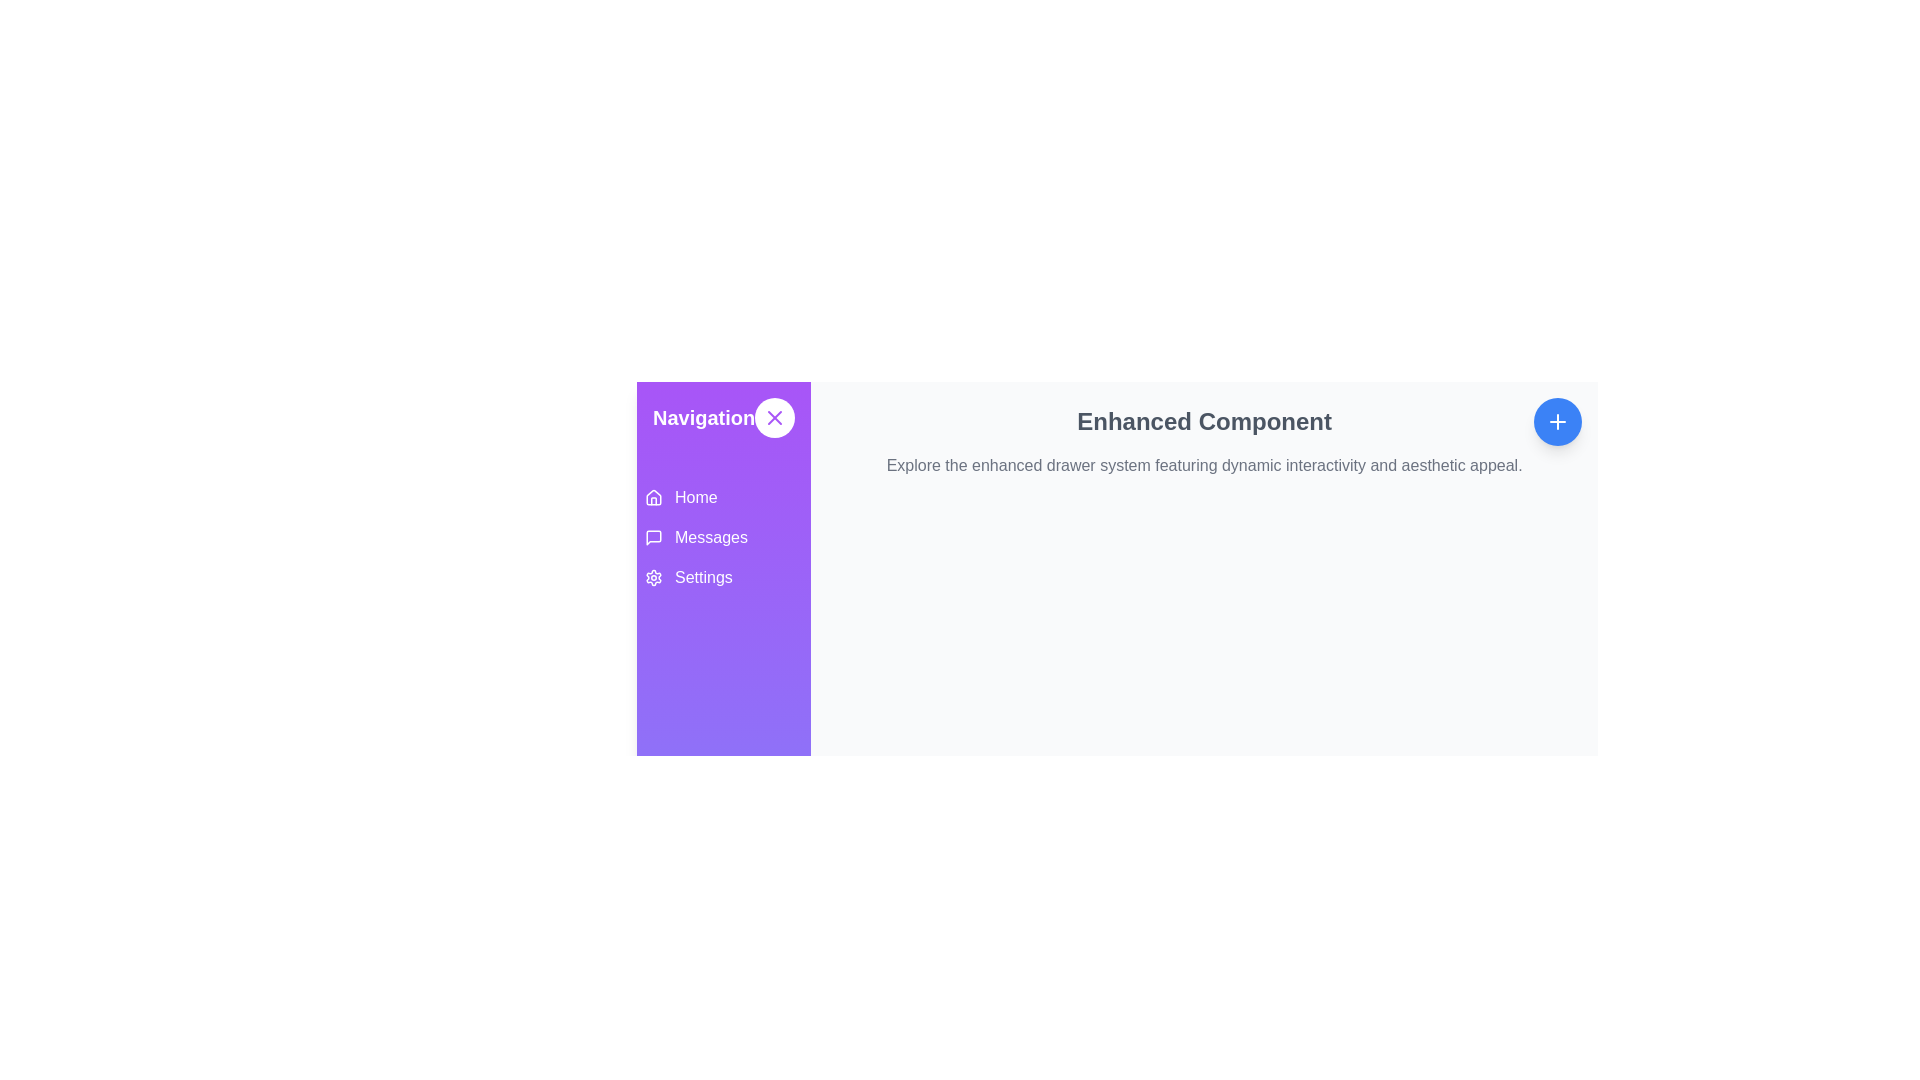 Image resolution: width=1920 pixels, height=1080 pixels. I want to click on the blue circular button located at the top-right corner of the view, so click(1557, 420).